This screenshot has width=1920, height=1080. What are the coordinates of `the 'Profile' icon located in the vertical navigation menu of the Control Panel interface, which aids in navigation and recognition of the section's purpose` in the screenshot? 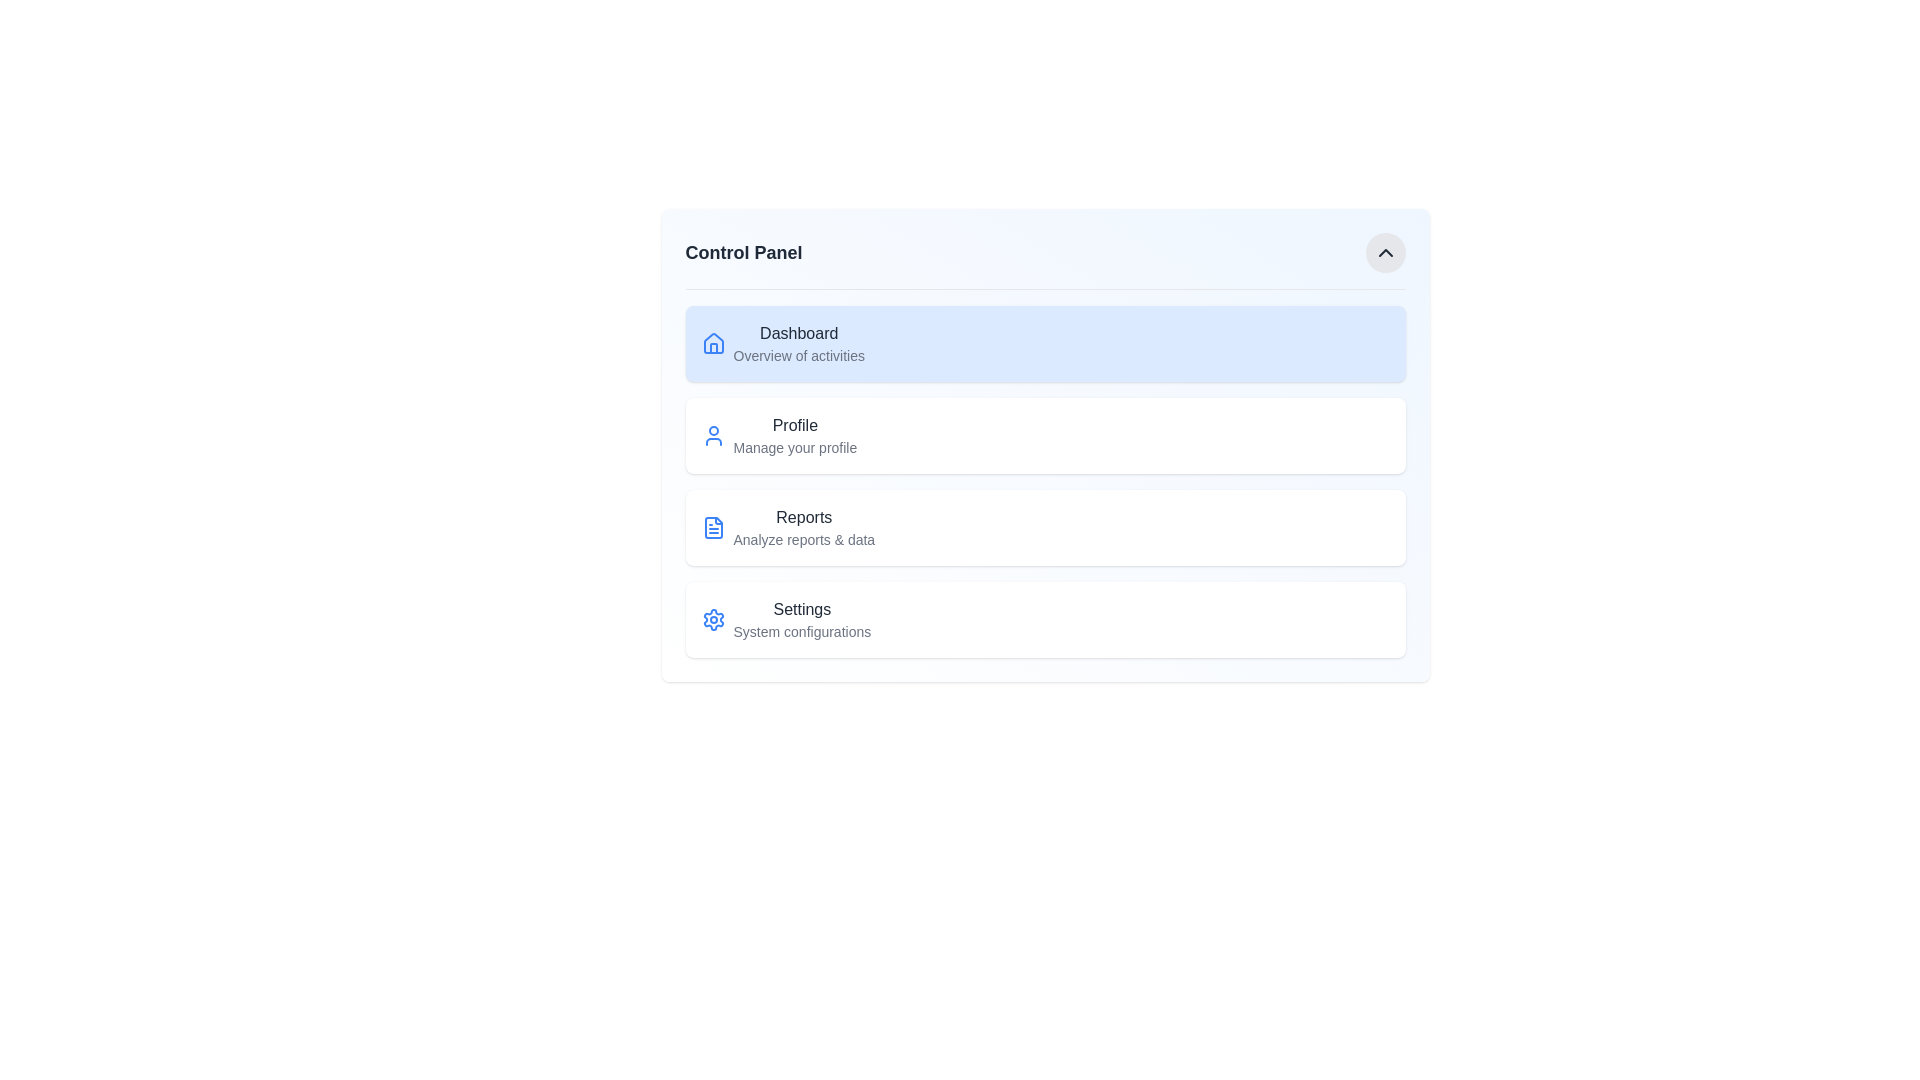 It's located at (713, 434).